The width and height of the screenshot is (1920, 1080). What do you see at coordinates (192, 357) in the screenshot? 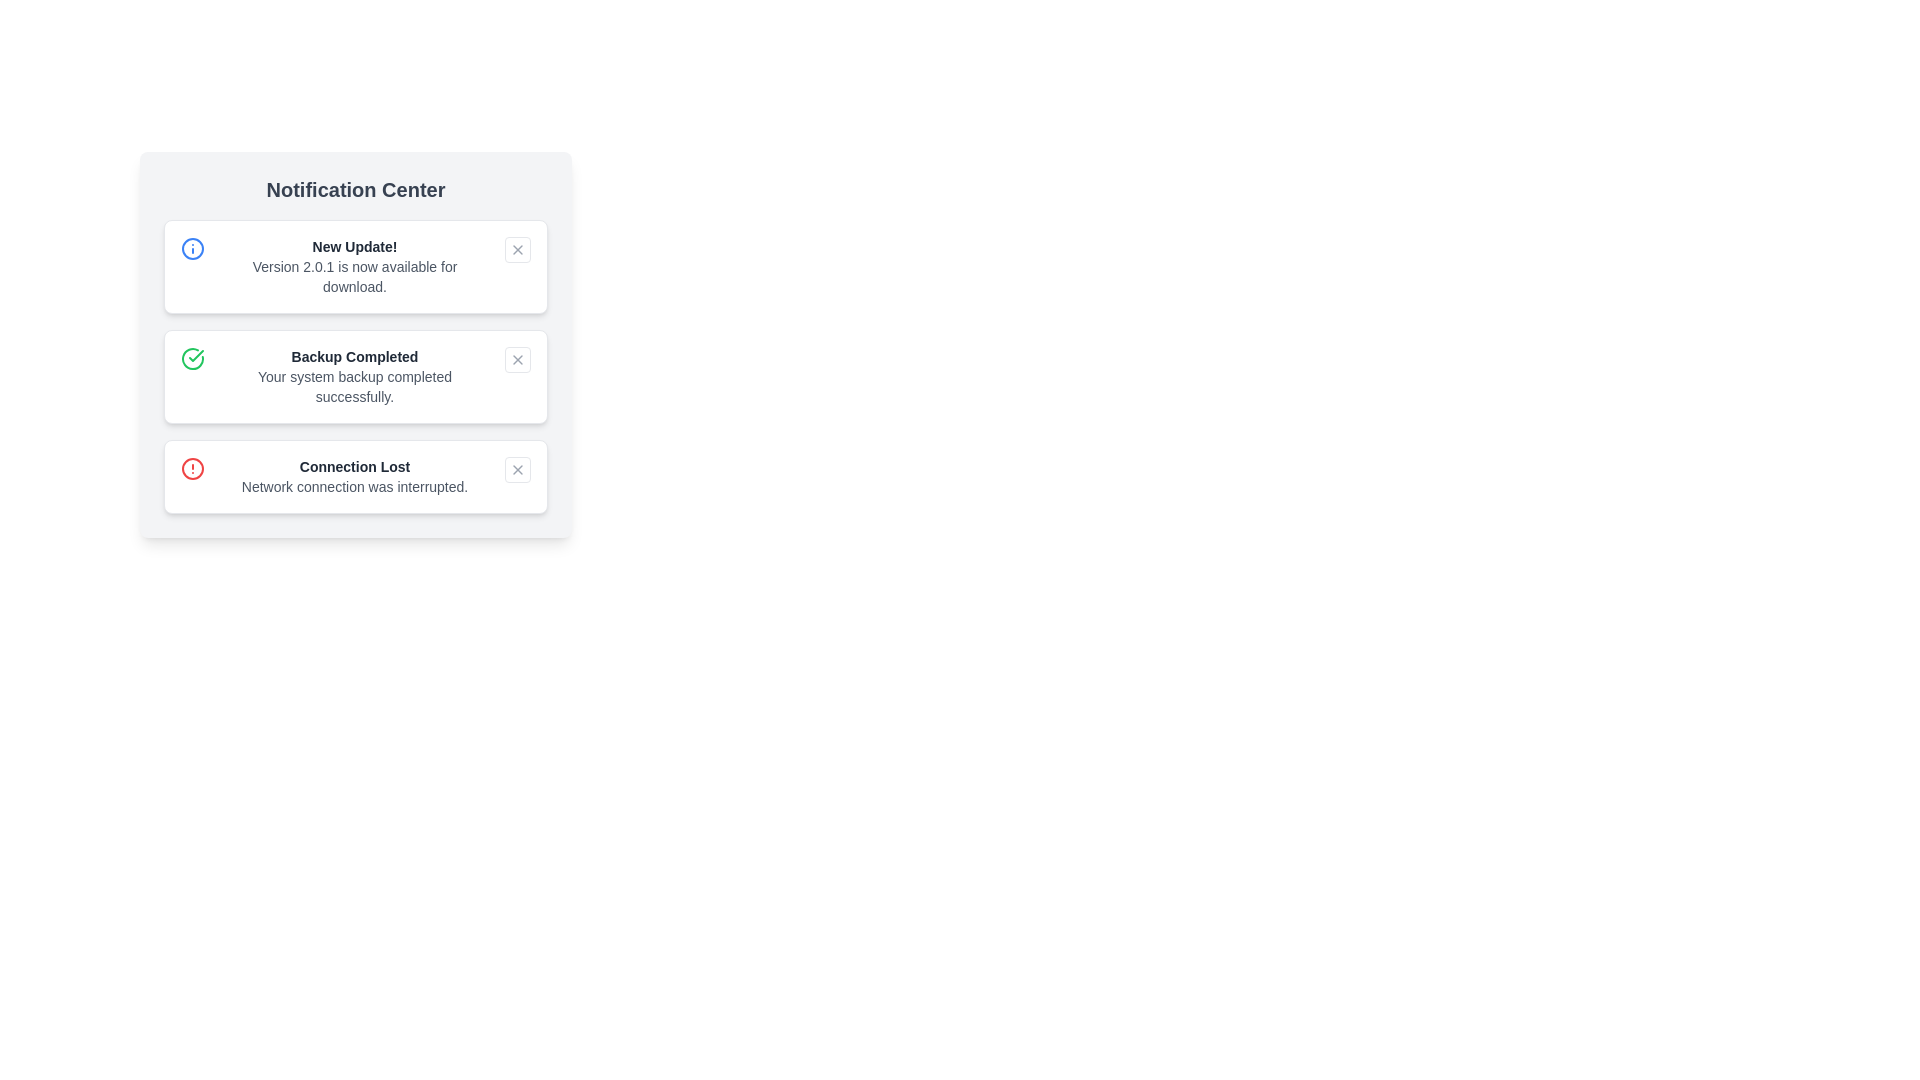
I see `the green circular icon with a checkmark located inside the second notification card in the 'Notification Center' section, positioned to the left of the text 'Backup Completed'` at bounding box center [192, 357].